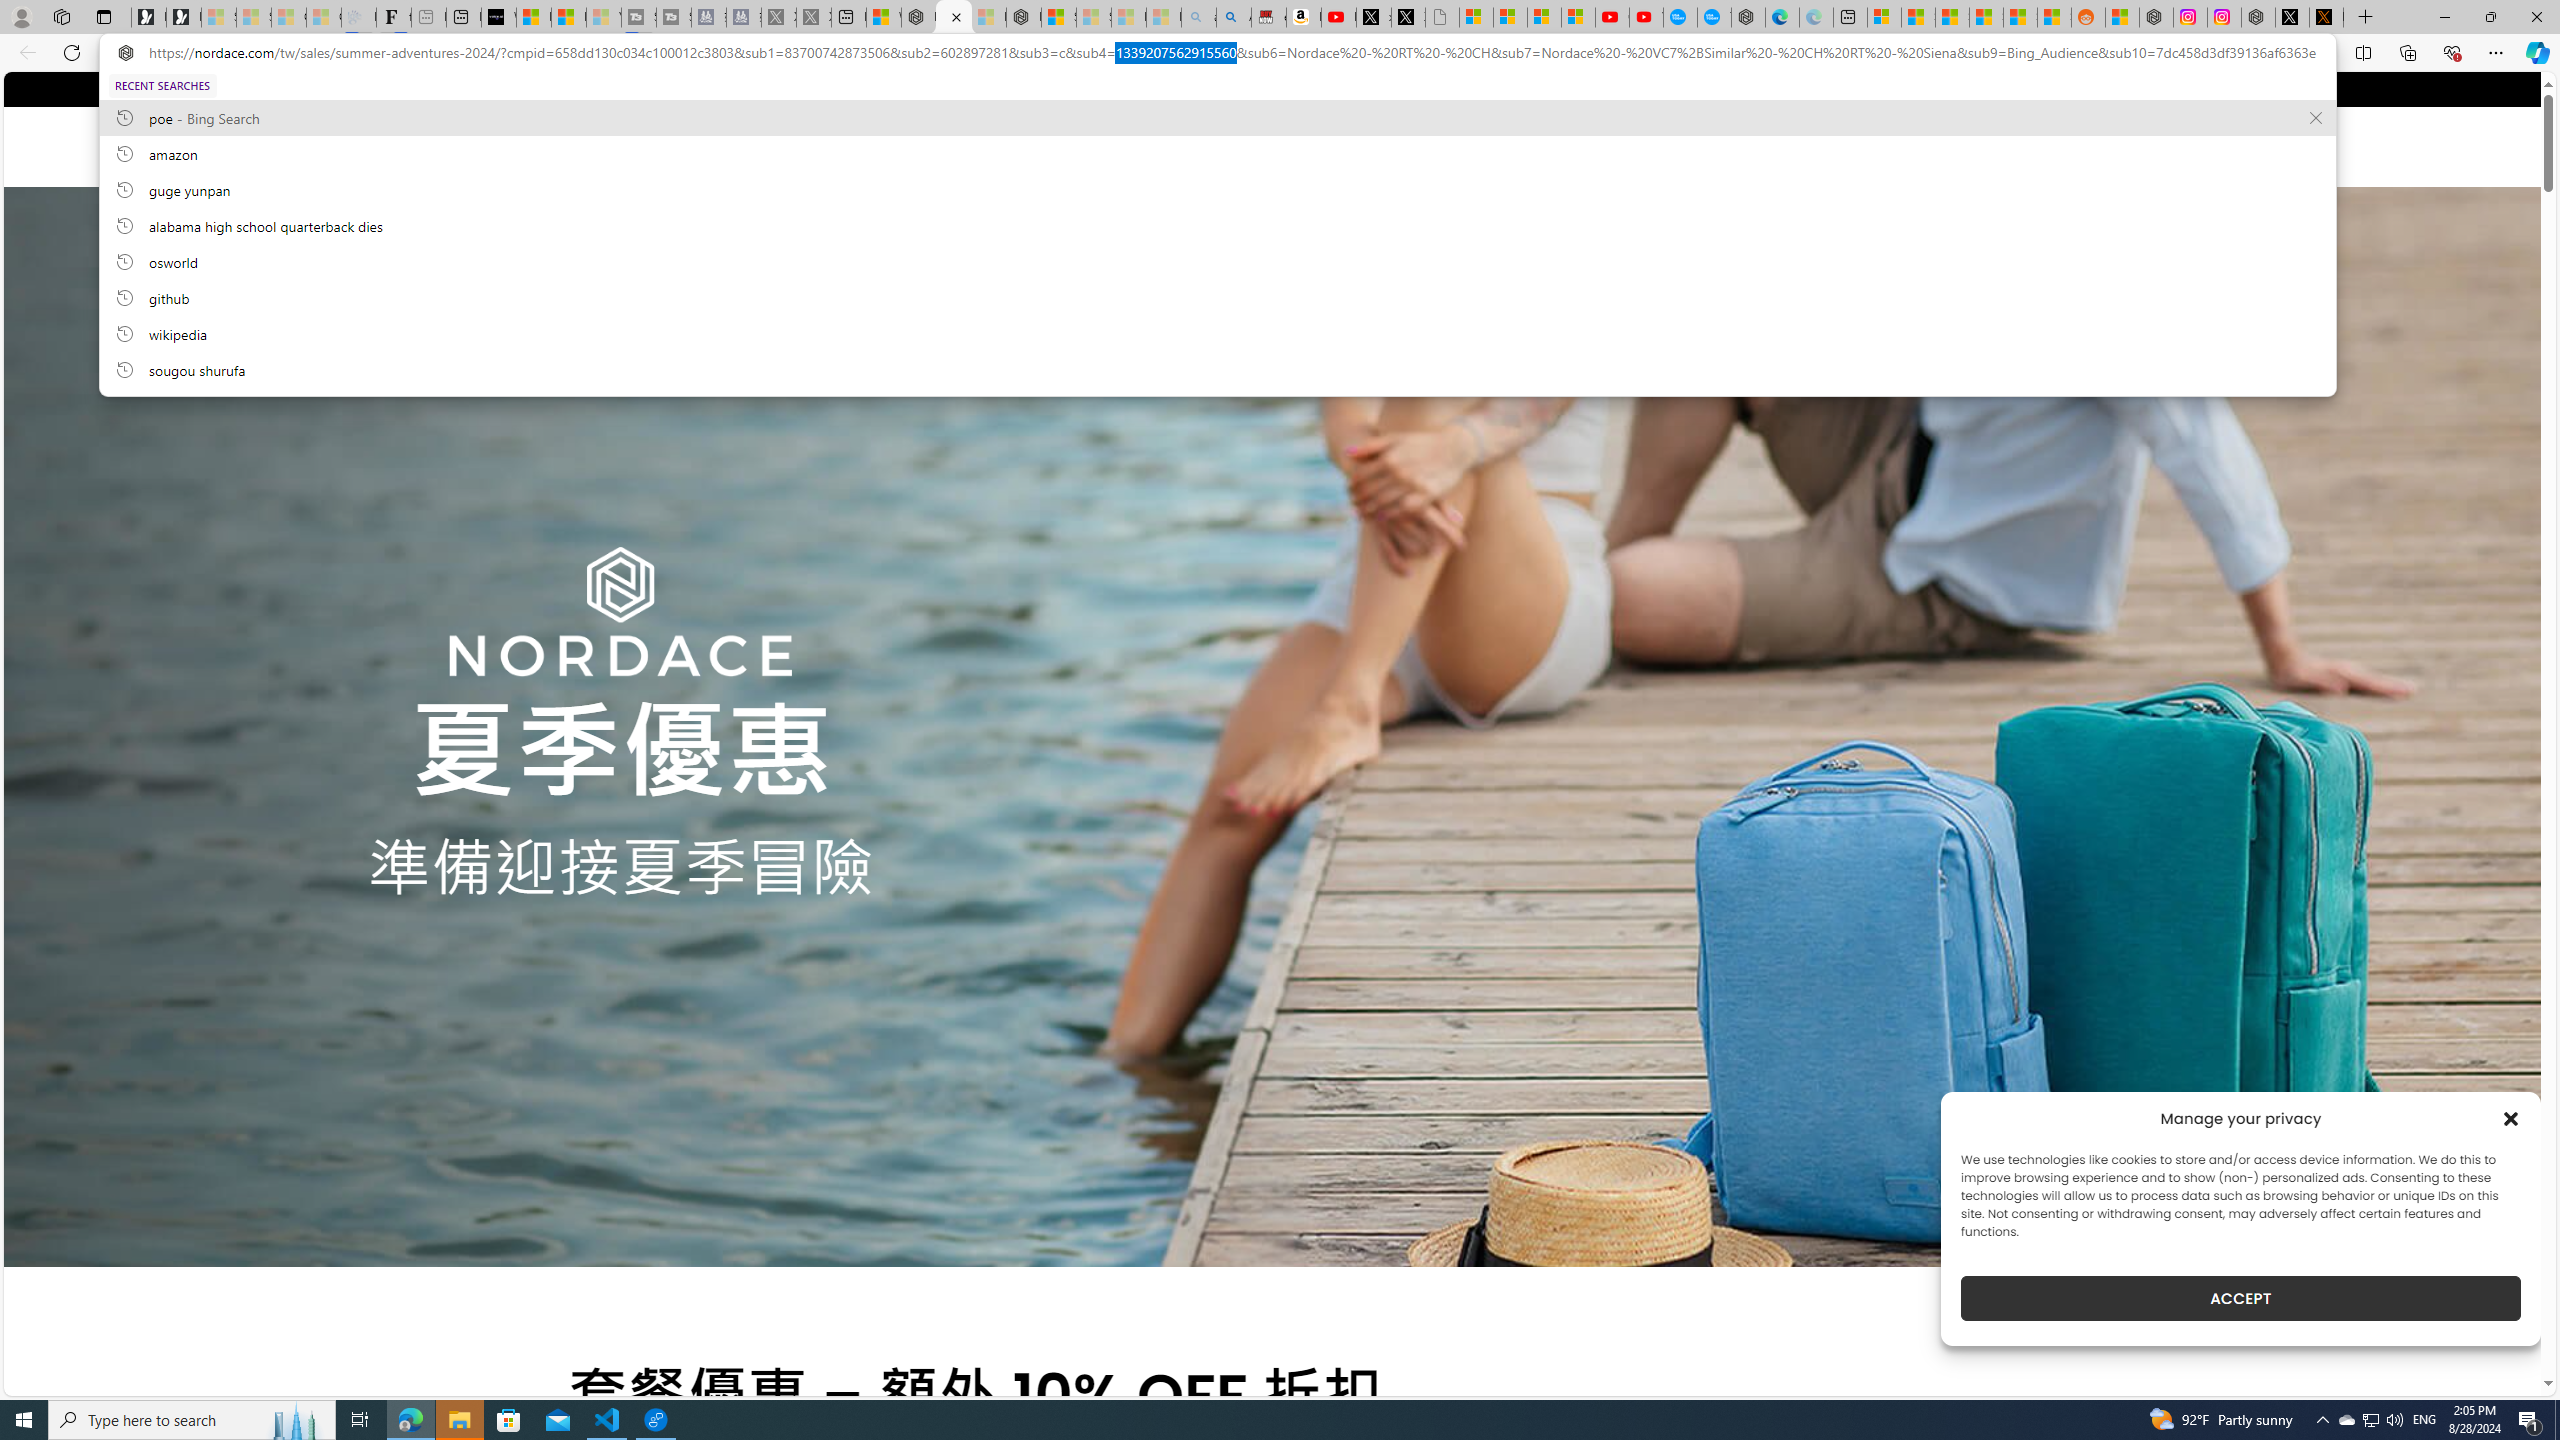 The image size is (2560, 1440). What do you see at coordinates (1748, 16) in the screenshot?
I see `'Nordace - Nordace has arrived Hong Kong'` at bounding box center [1748, 16].